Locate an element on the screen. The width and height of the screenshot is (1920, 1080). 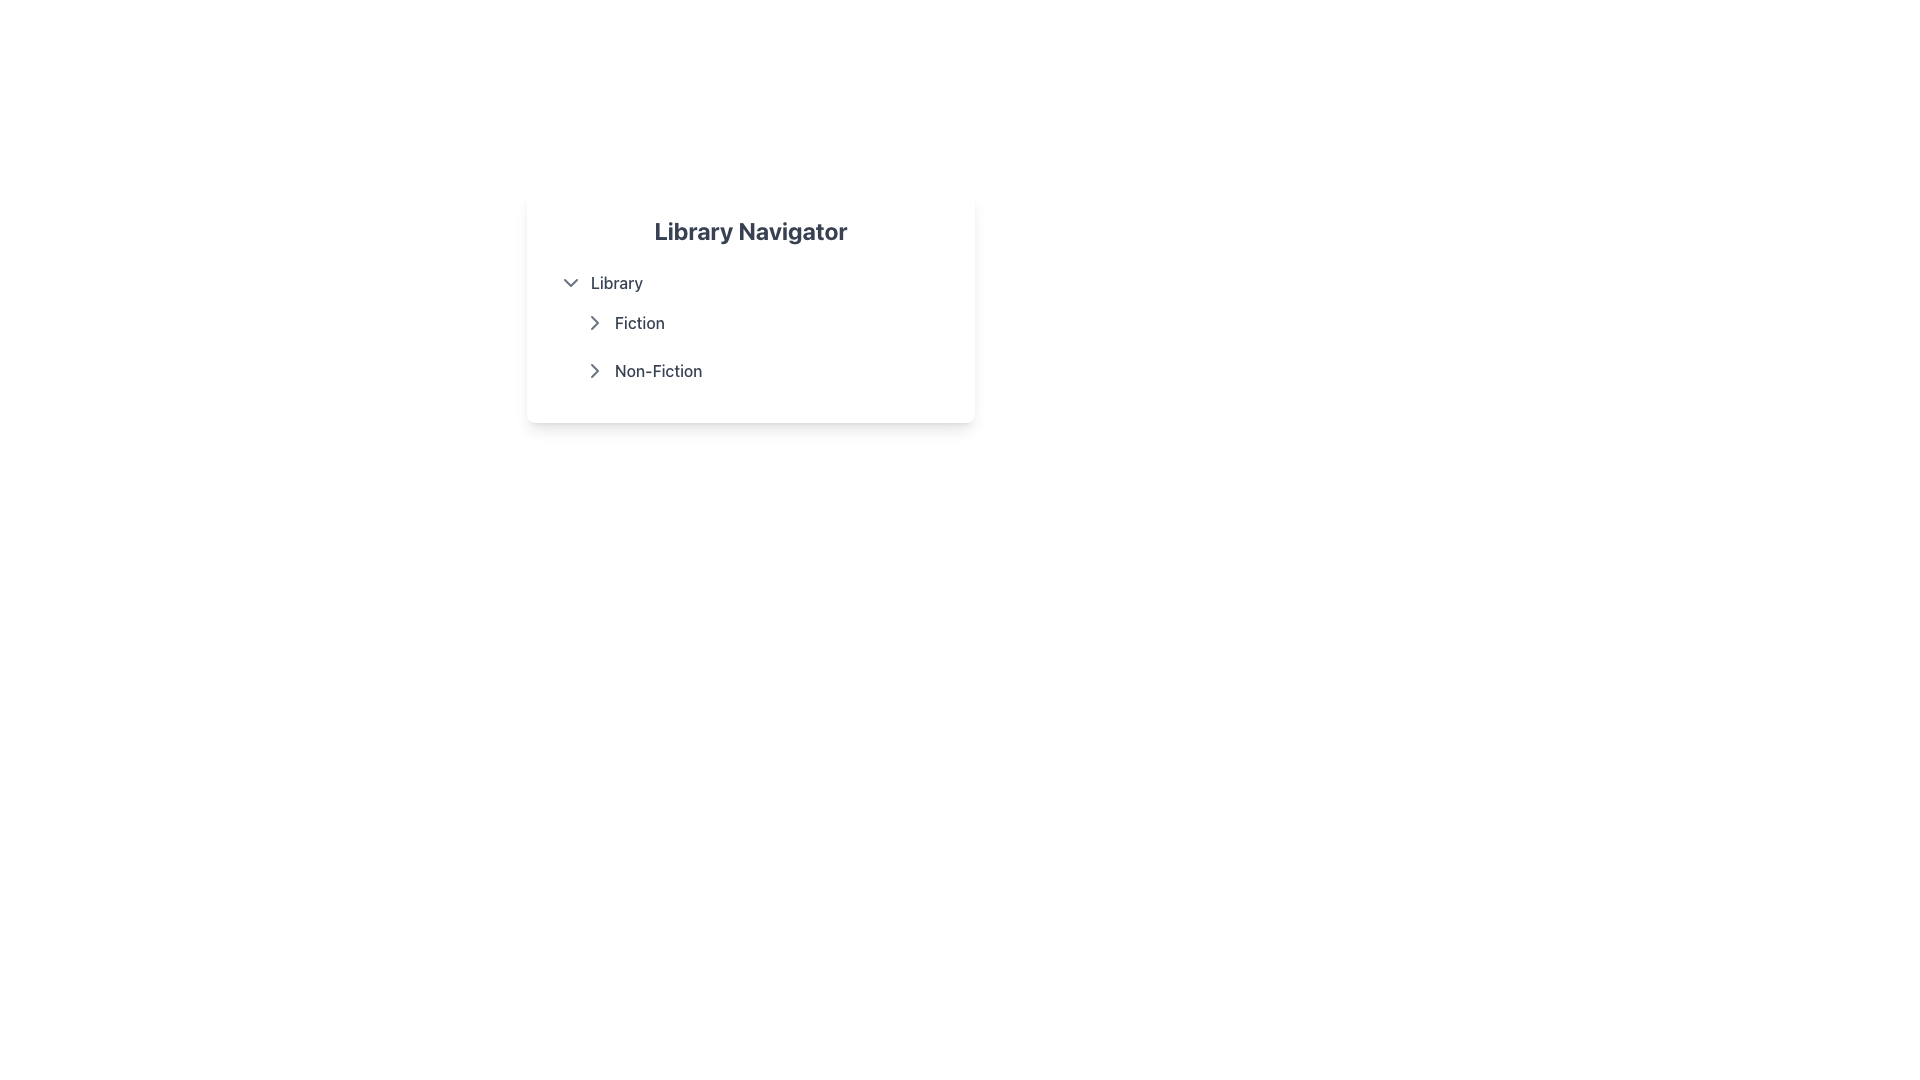
the text label displaying 'Library' which is part of a vertical list in a navigation panel and is positioned to the right of a small chevron icon is located at coordinates (616, 282).